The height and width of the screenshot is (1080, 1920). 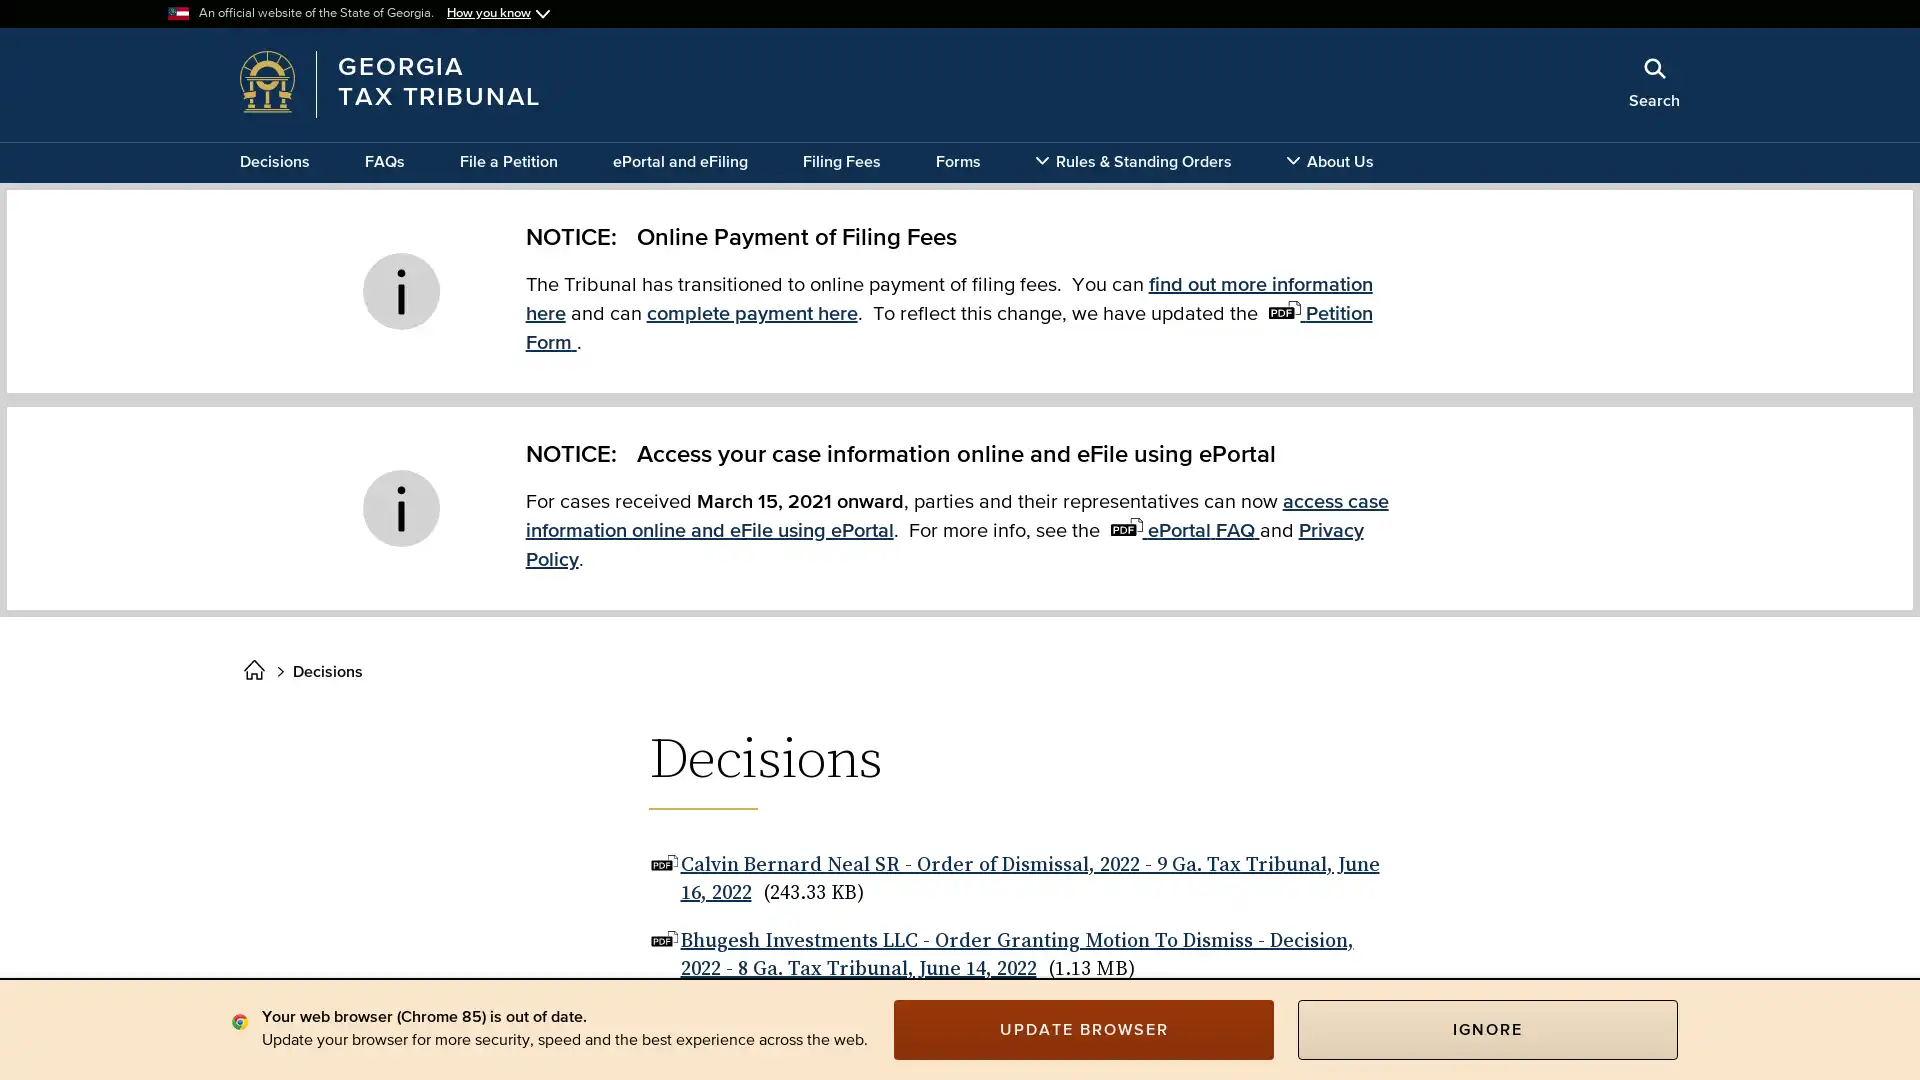 I want to click on Search, so click(x=1573, y=281).